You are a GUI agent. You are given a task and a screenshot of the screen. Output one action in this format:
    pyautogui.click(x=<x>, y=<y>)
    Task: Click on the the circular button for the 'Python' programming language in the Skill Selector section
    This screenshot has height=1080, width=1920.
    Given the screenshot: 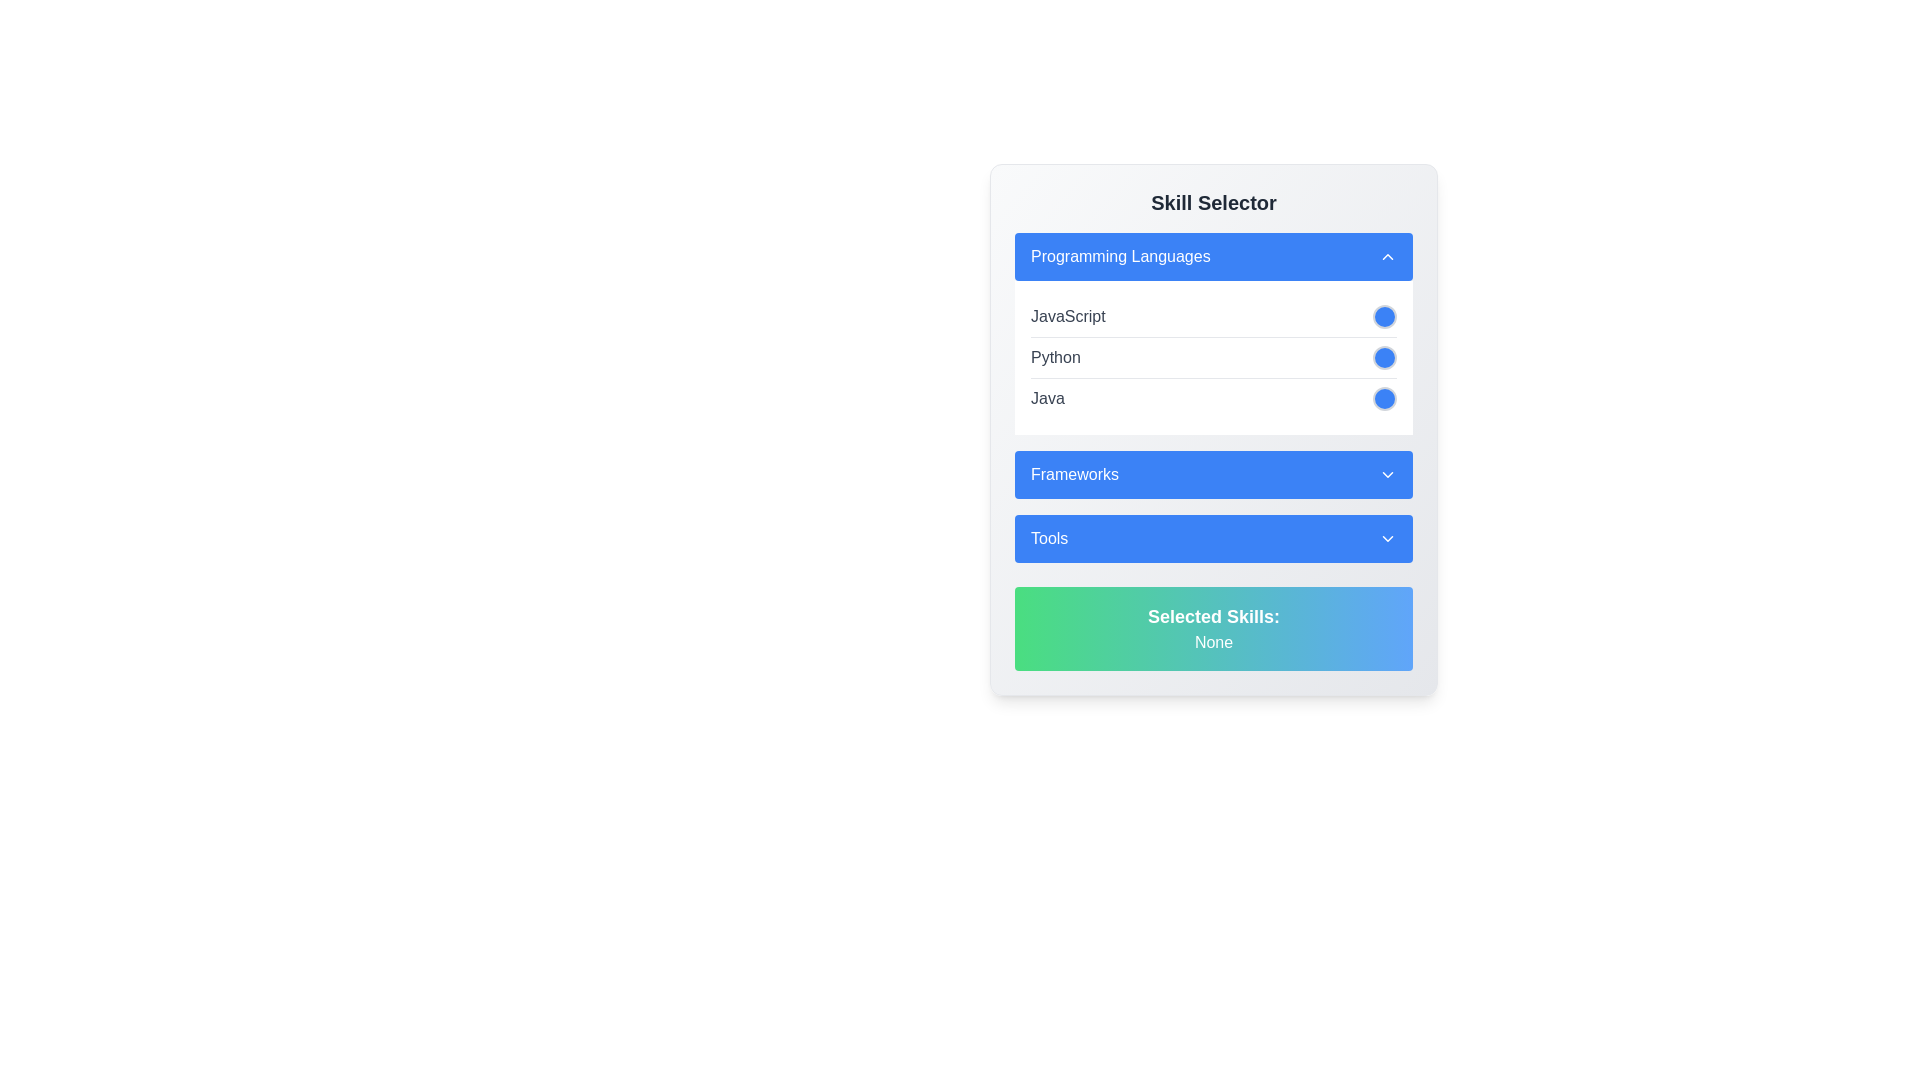 What is the action you would take?
    pyautogui.click(x=1384, y=357)
    